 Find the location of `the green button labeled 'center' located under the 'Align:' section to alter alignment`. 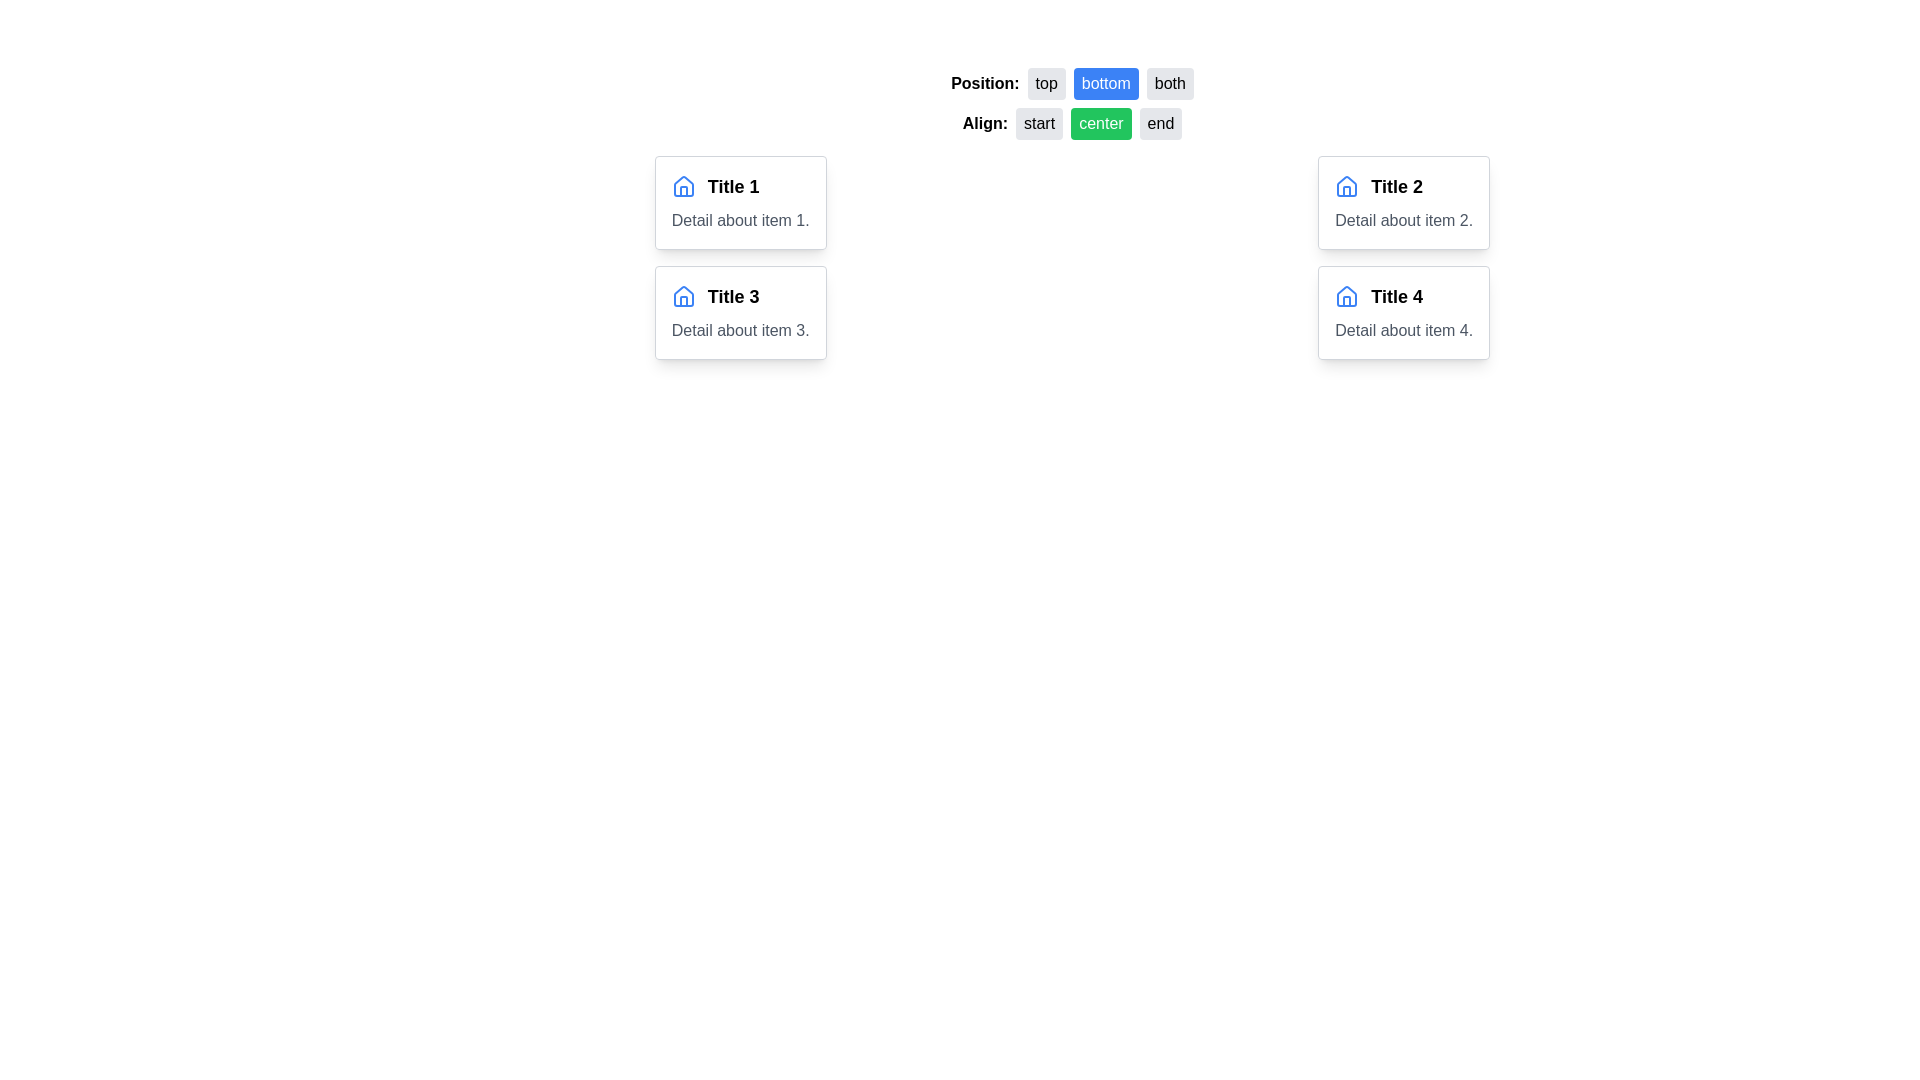

the green button labeled 'center' located under the 'Align:' section to alter alignment is located at coordinates (1100, 123).